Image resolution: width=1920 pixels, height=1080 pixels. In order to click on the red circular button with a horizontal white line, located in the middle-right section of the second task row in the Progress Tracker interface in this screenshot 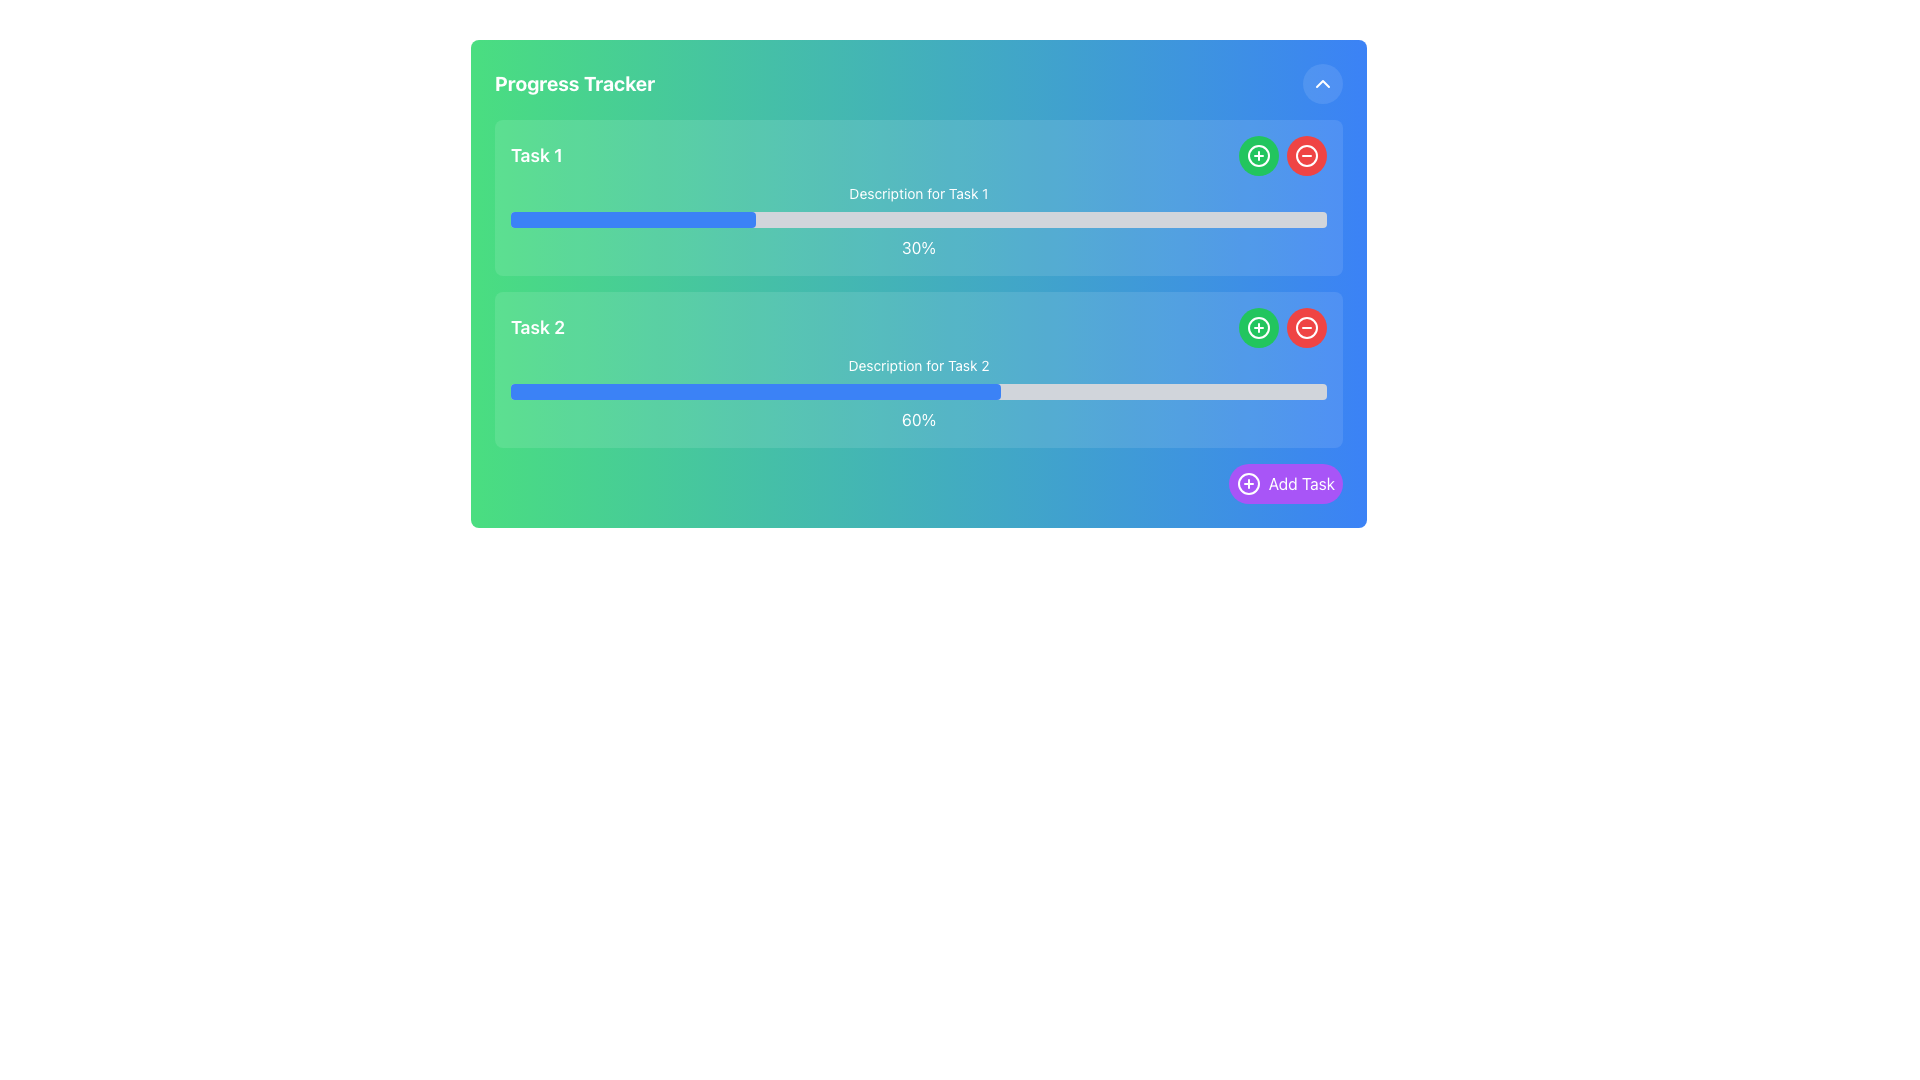, I will do `click(1306, 326)`.